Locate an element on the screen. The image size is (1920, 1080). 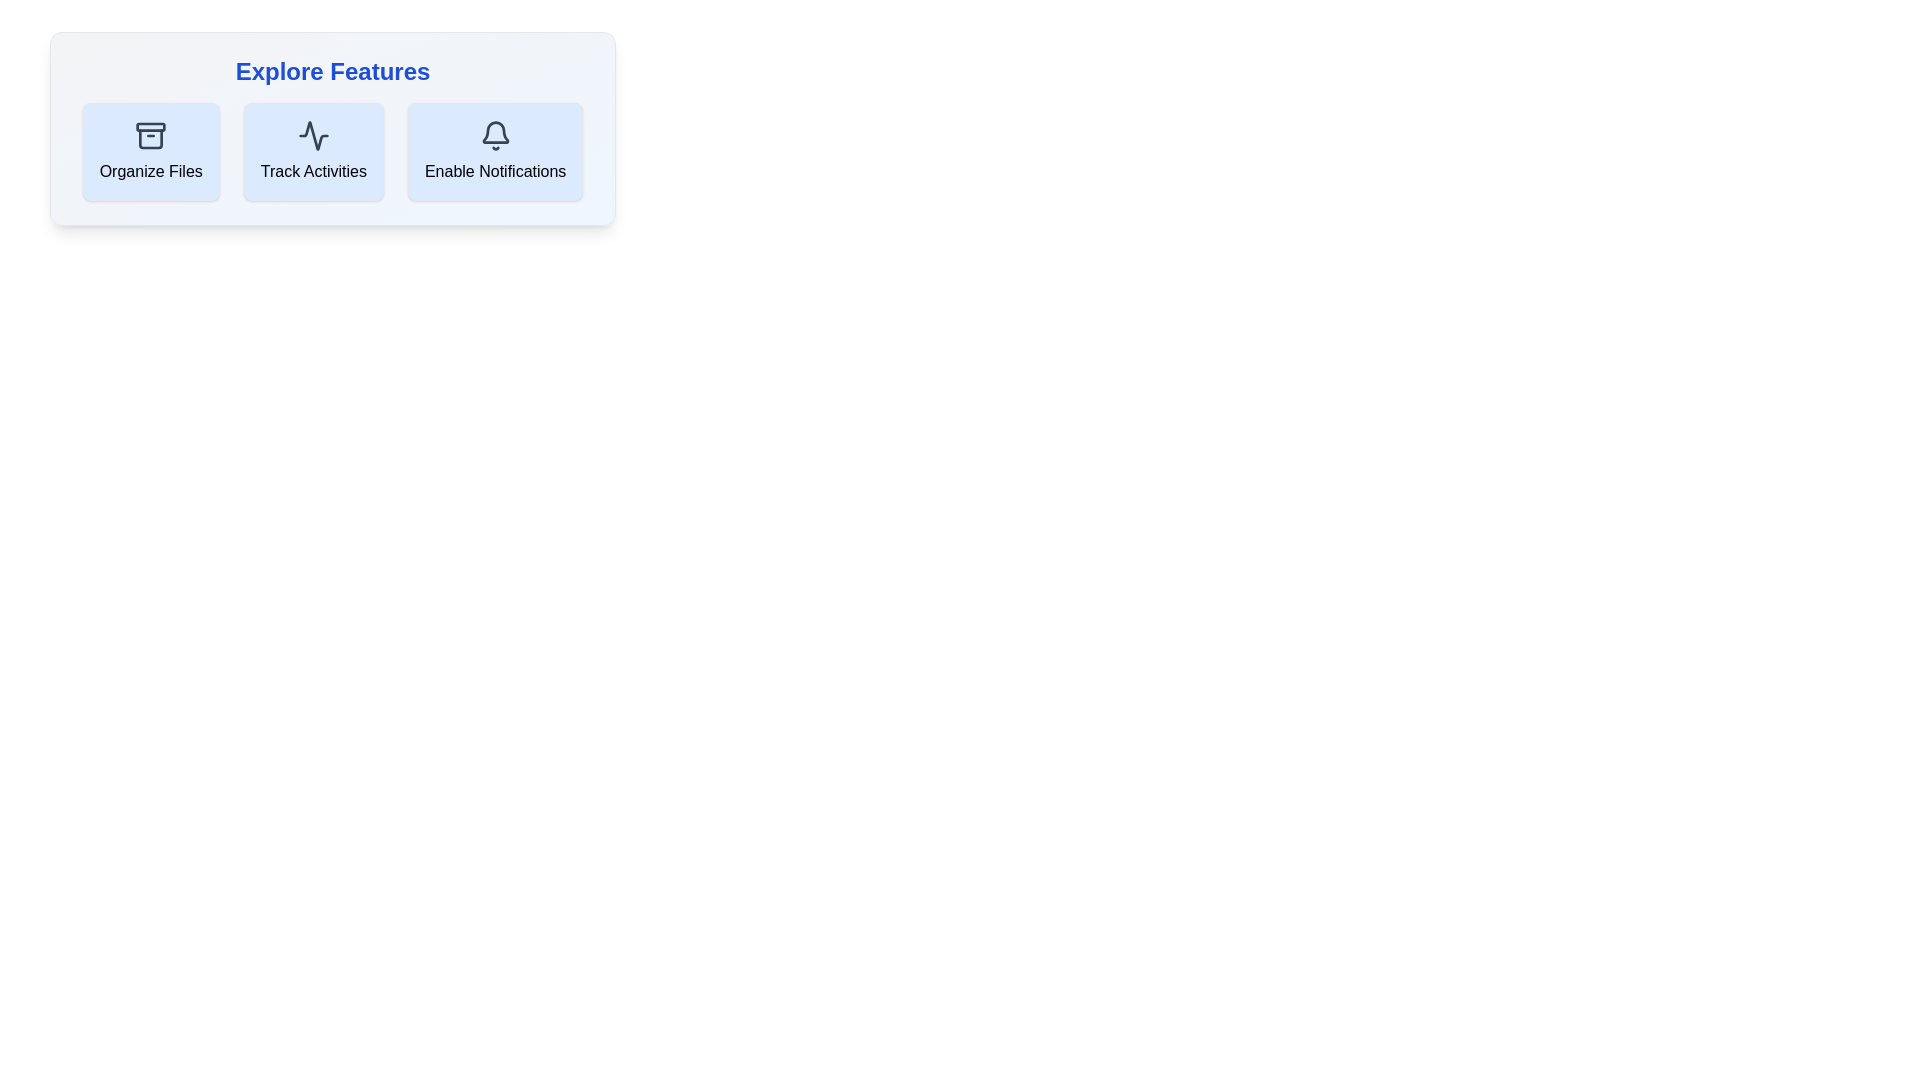
the 'Organize Files' interactive button with a light blue background, which is the first button in the 'Explore Features' section is located at coordinates (150, 150).